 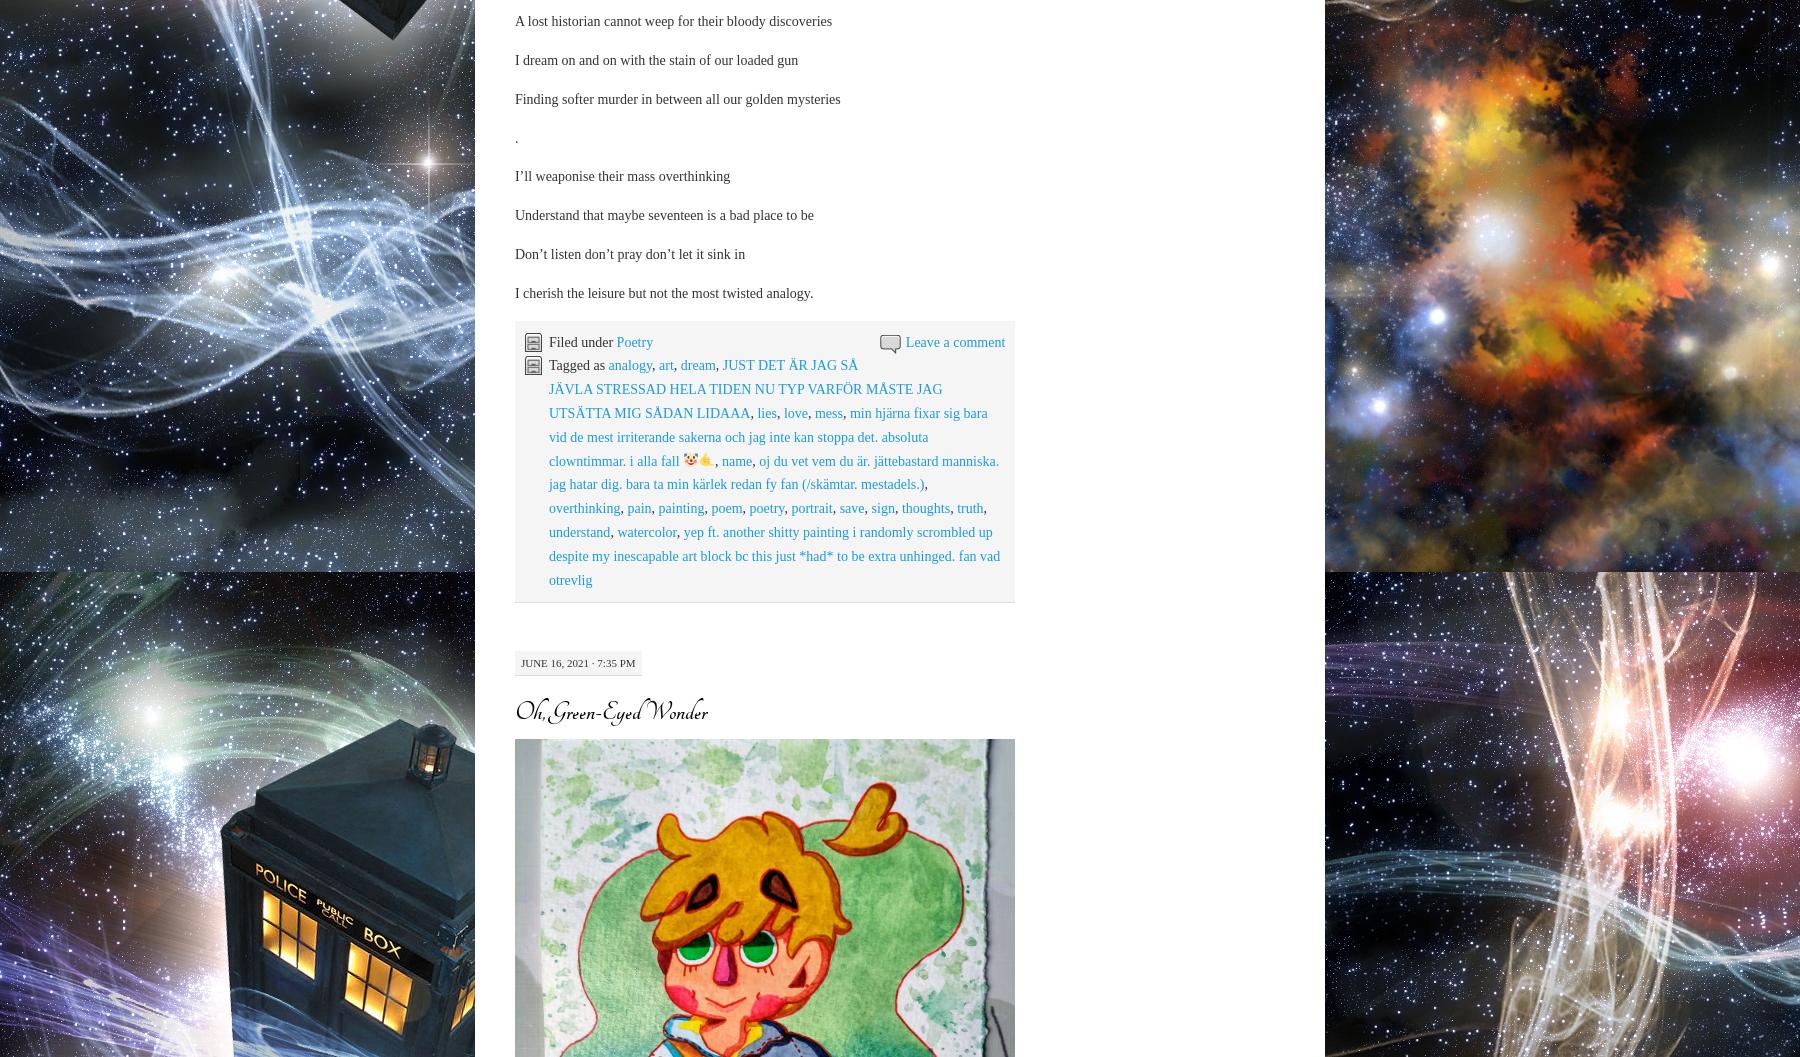 I want to click on 'lies', so click(x=765, y=411).